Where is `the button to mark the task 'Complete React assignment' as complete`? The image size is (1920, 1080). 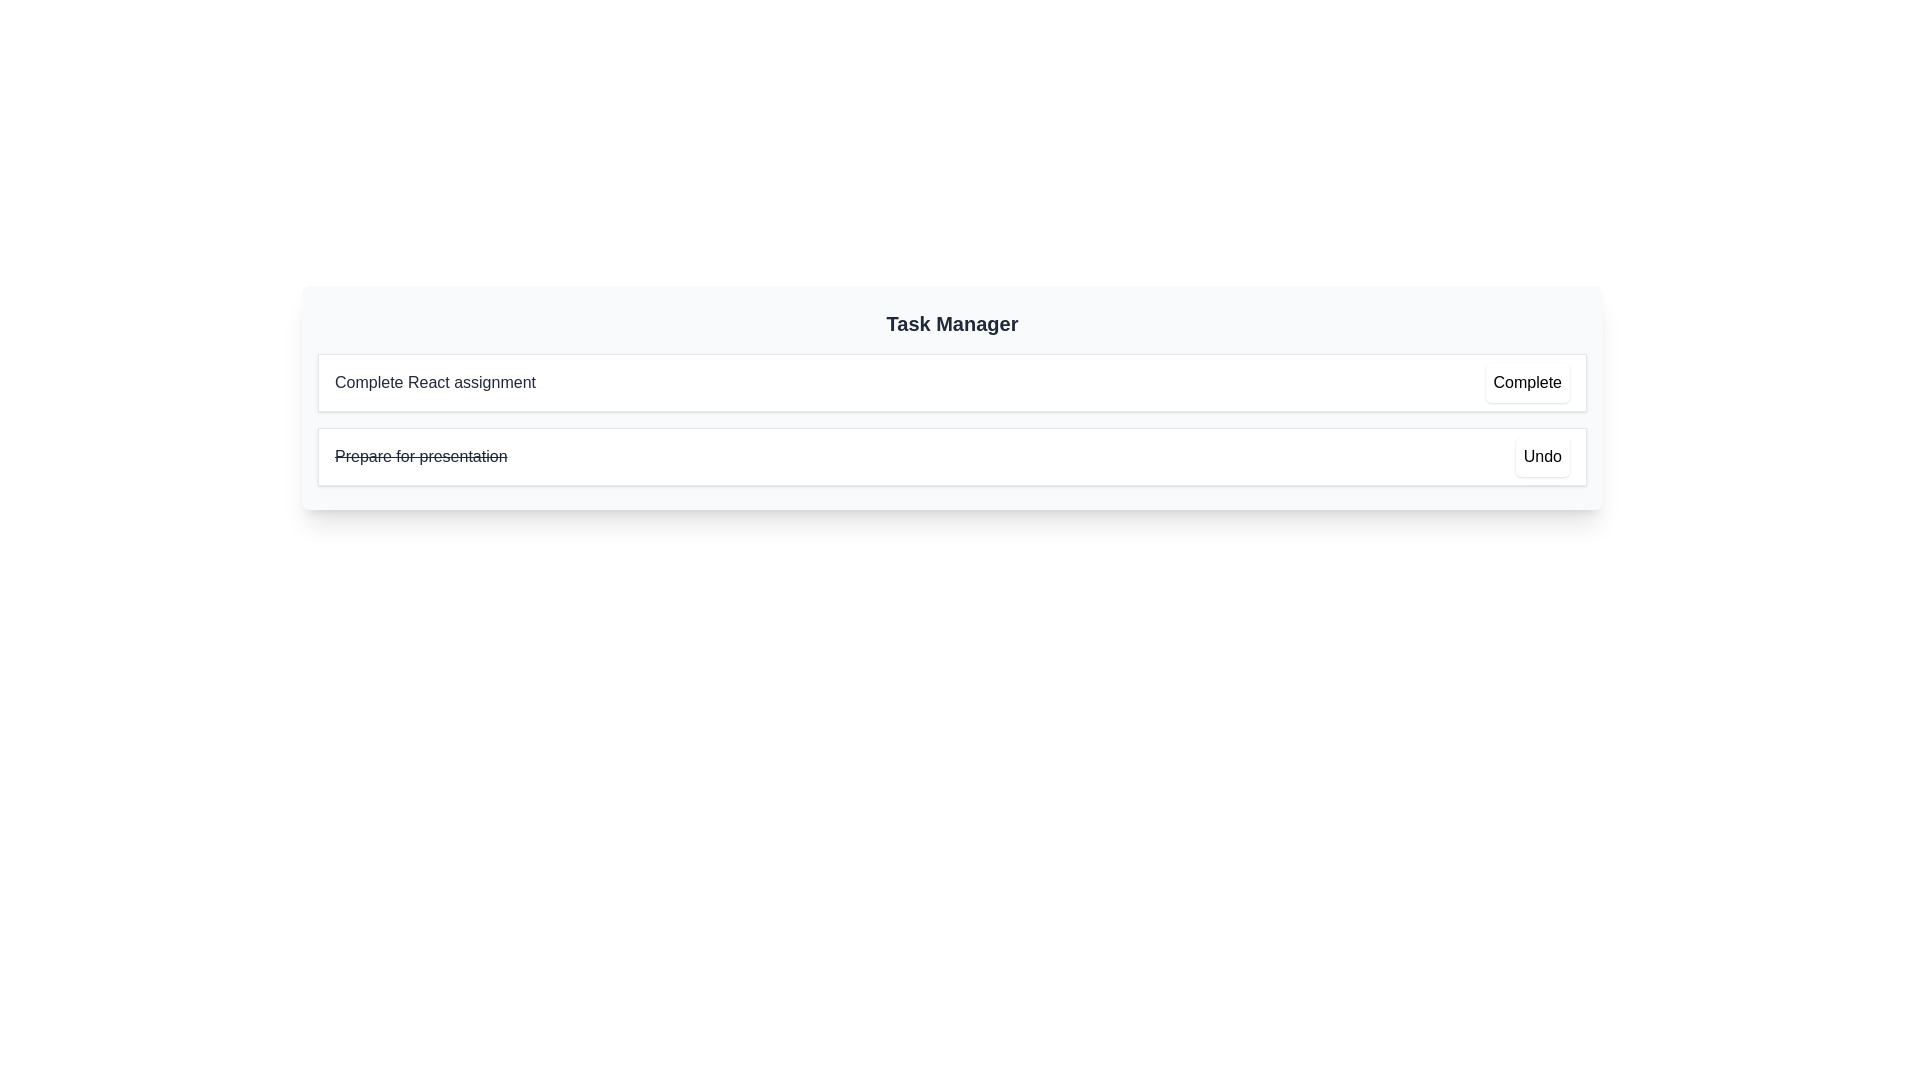 the button to mark the task 'Complete React assignment' as complete is located at coordinates (1526, 382).